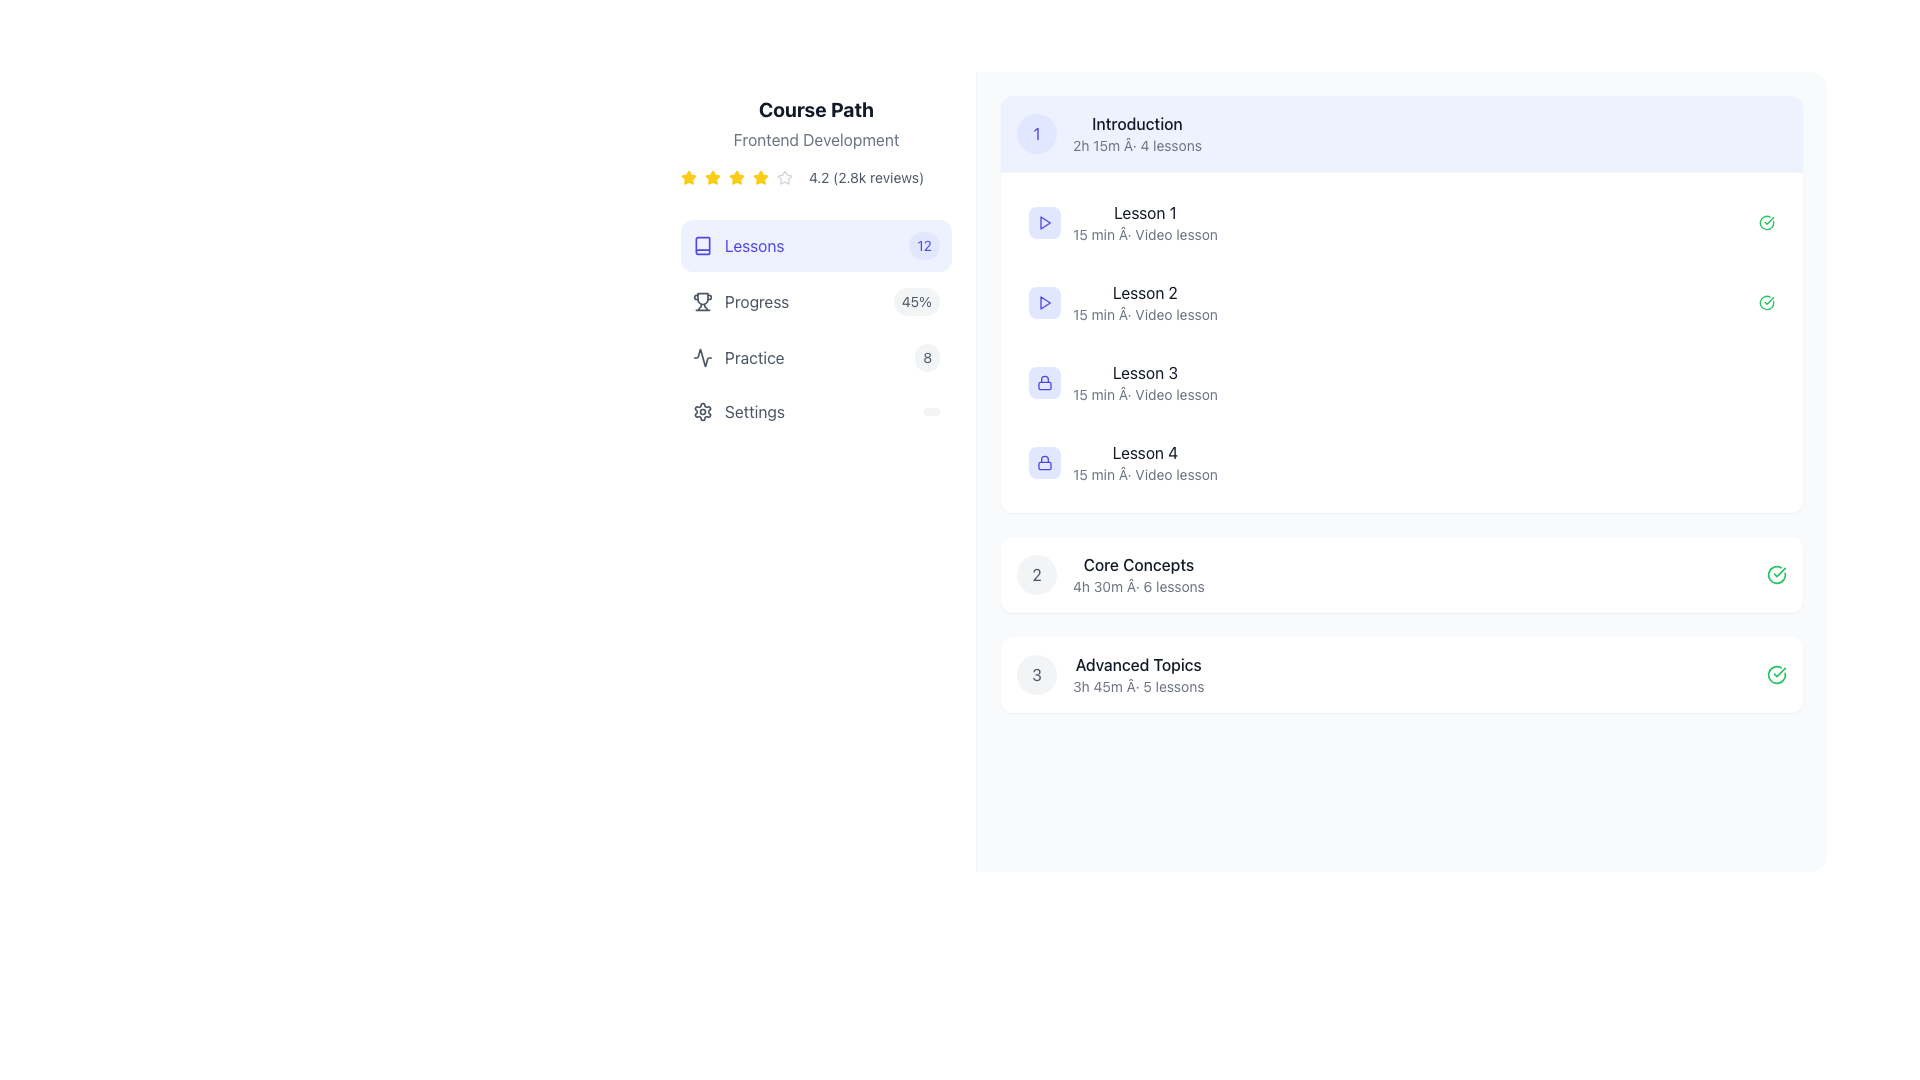 The height and width of the screenshot is (1080, 1920). What do you see at coordinates (753, 357) in the screenshot?
I see `the 'Practice' text label in the vertical menu navigation` at bounding box center [753, 357].